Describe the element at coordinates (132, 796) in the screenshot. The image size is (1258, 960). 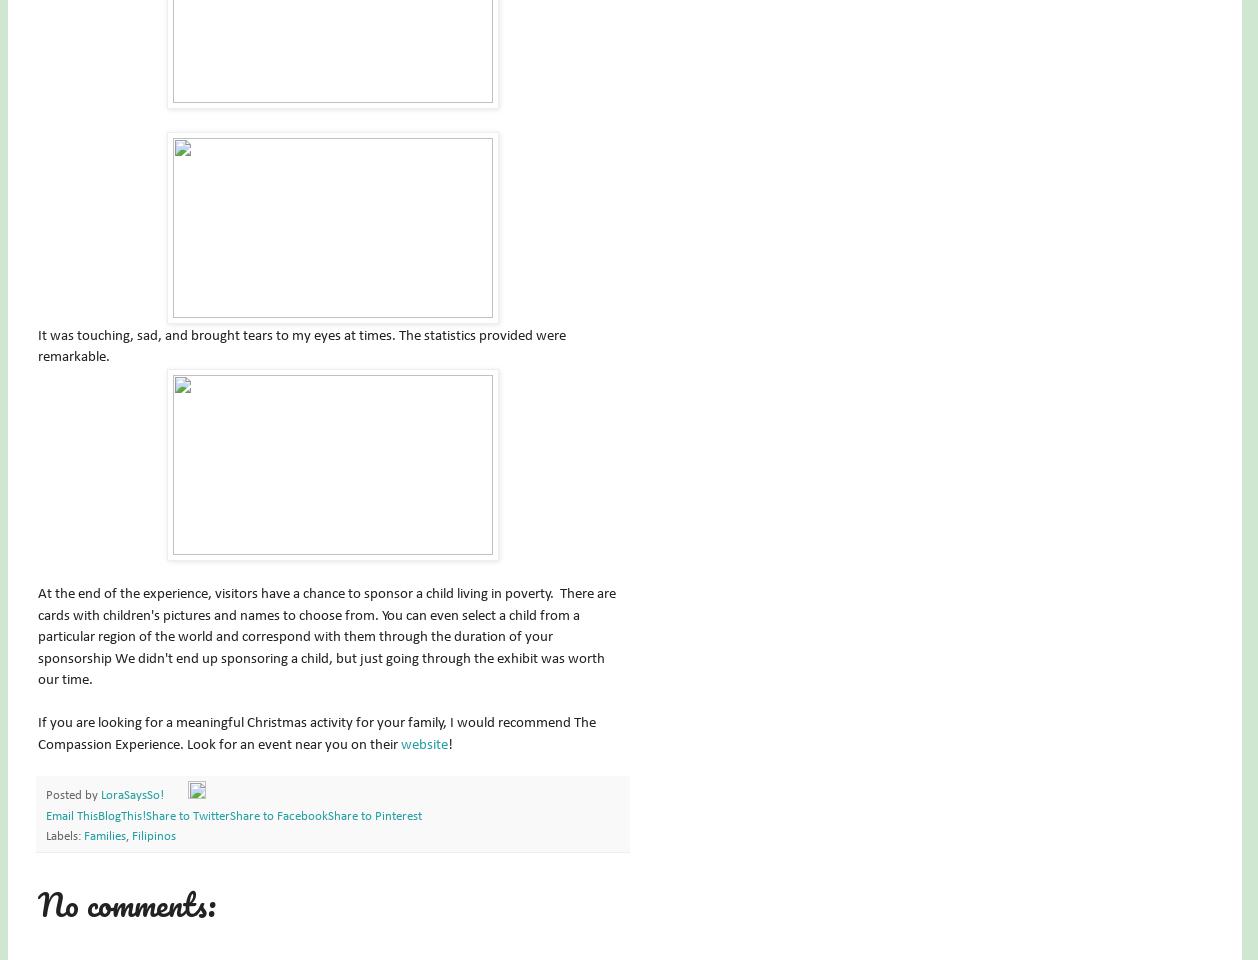
I see `'LoraSaysSo!'` at that location.